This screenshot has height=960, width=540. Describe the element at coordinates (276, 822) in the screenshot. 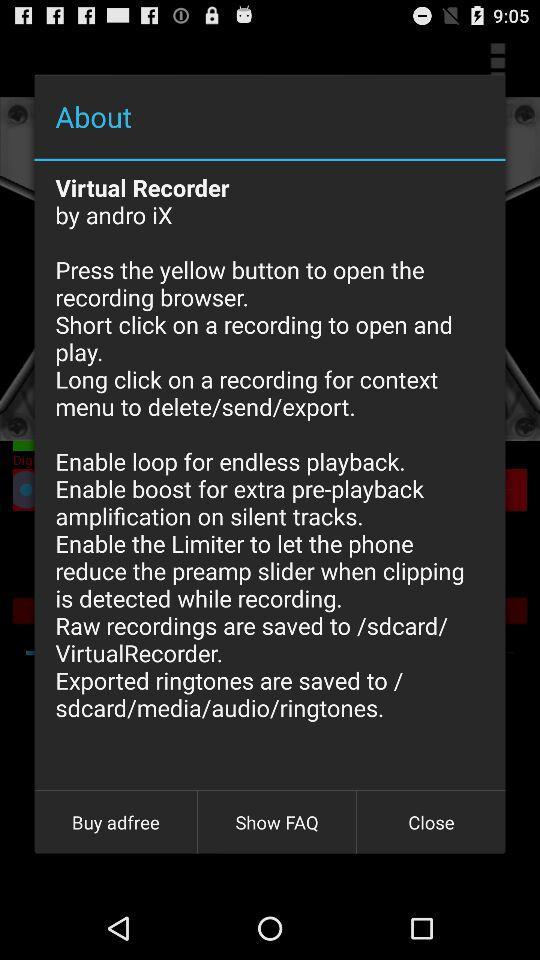

I see `show faq item` at that location.